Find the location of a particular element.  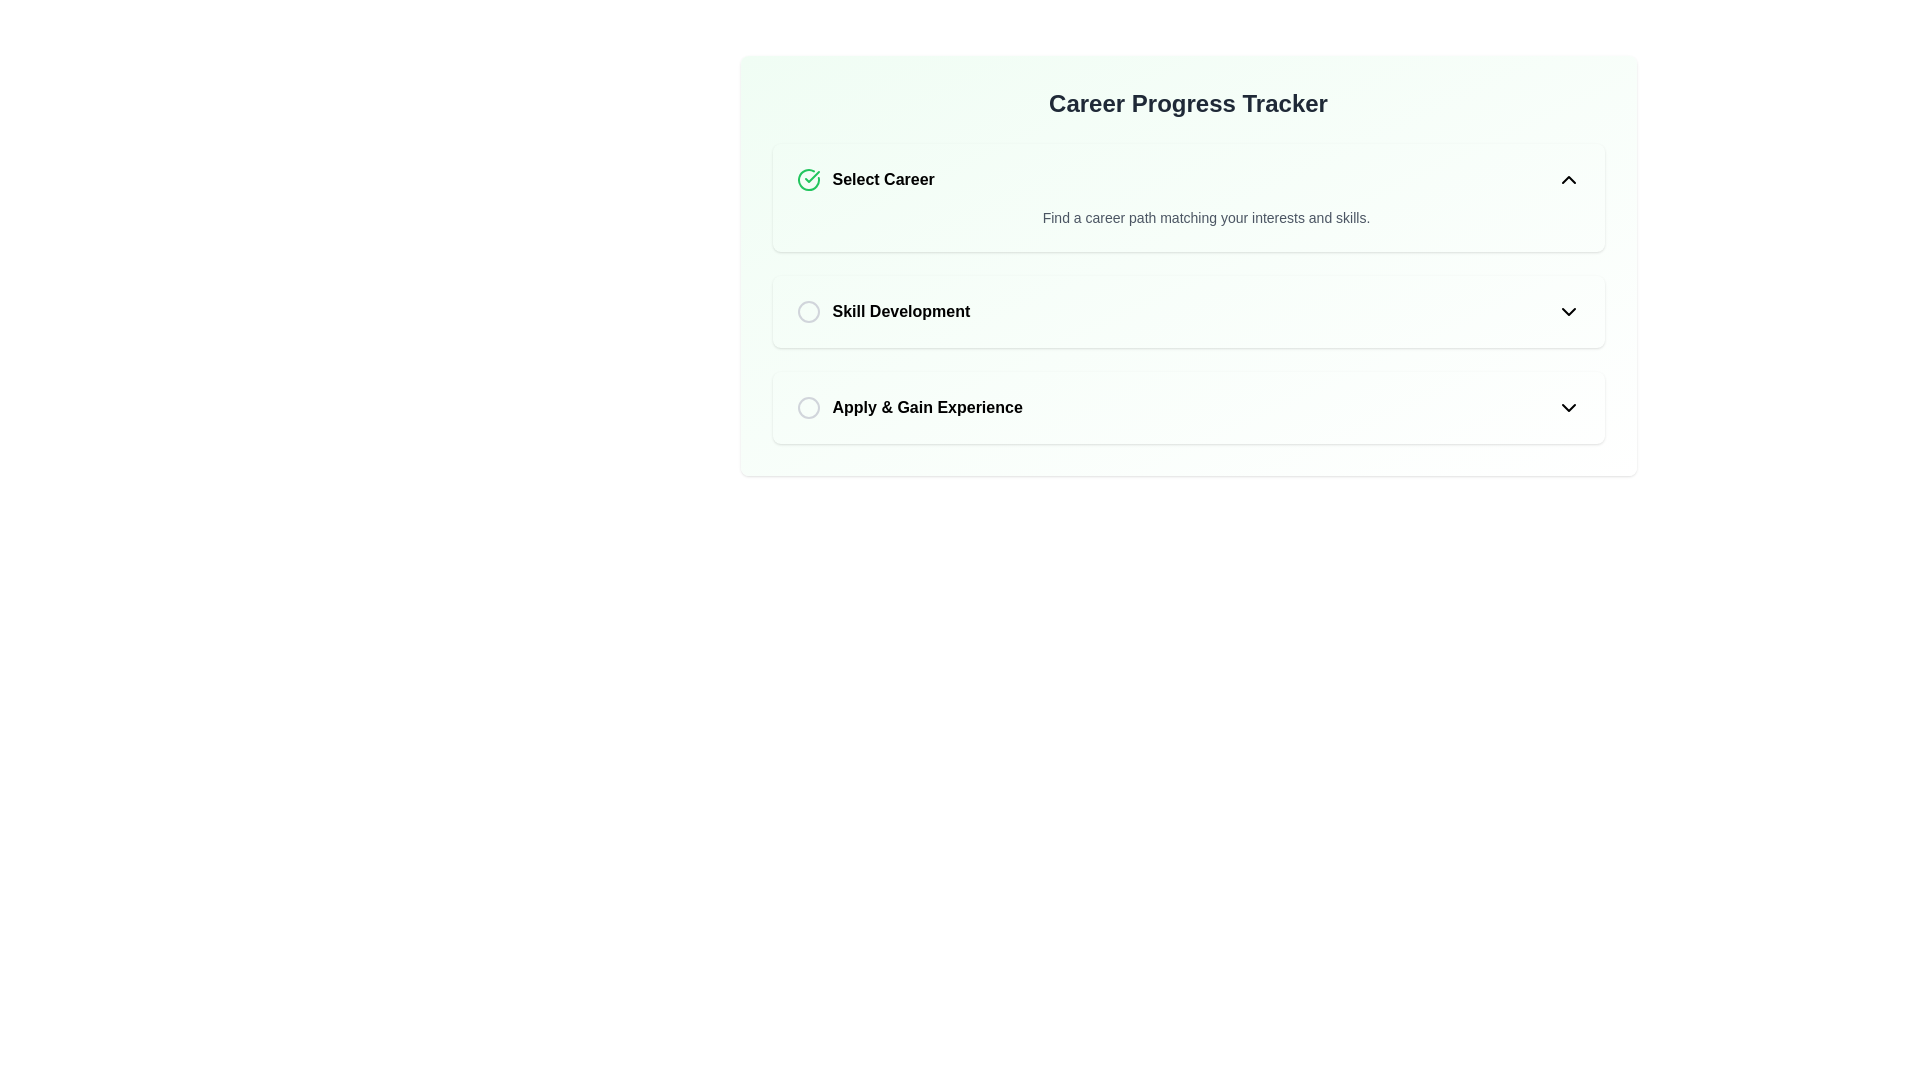

the 'Skill Development' text label, which is the second item in the list under 'Career Progress Tracker', located on a light green background next to a circular icon is located at coordinates (900, 312).